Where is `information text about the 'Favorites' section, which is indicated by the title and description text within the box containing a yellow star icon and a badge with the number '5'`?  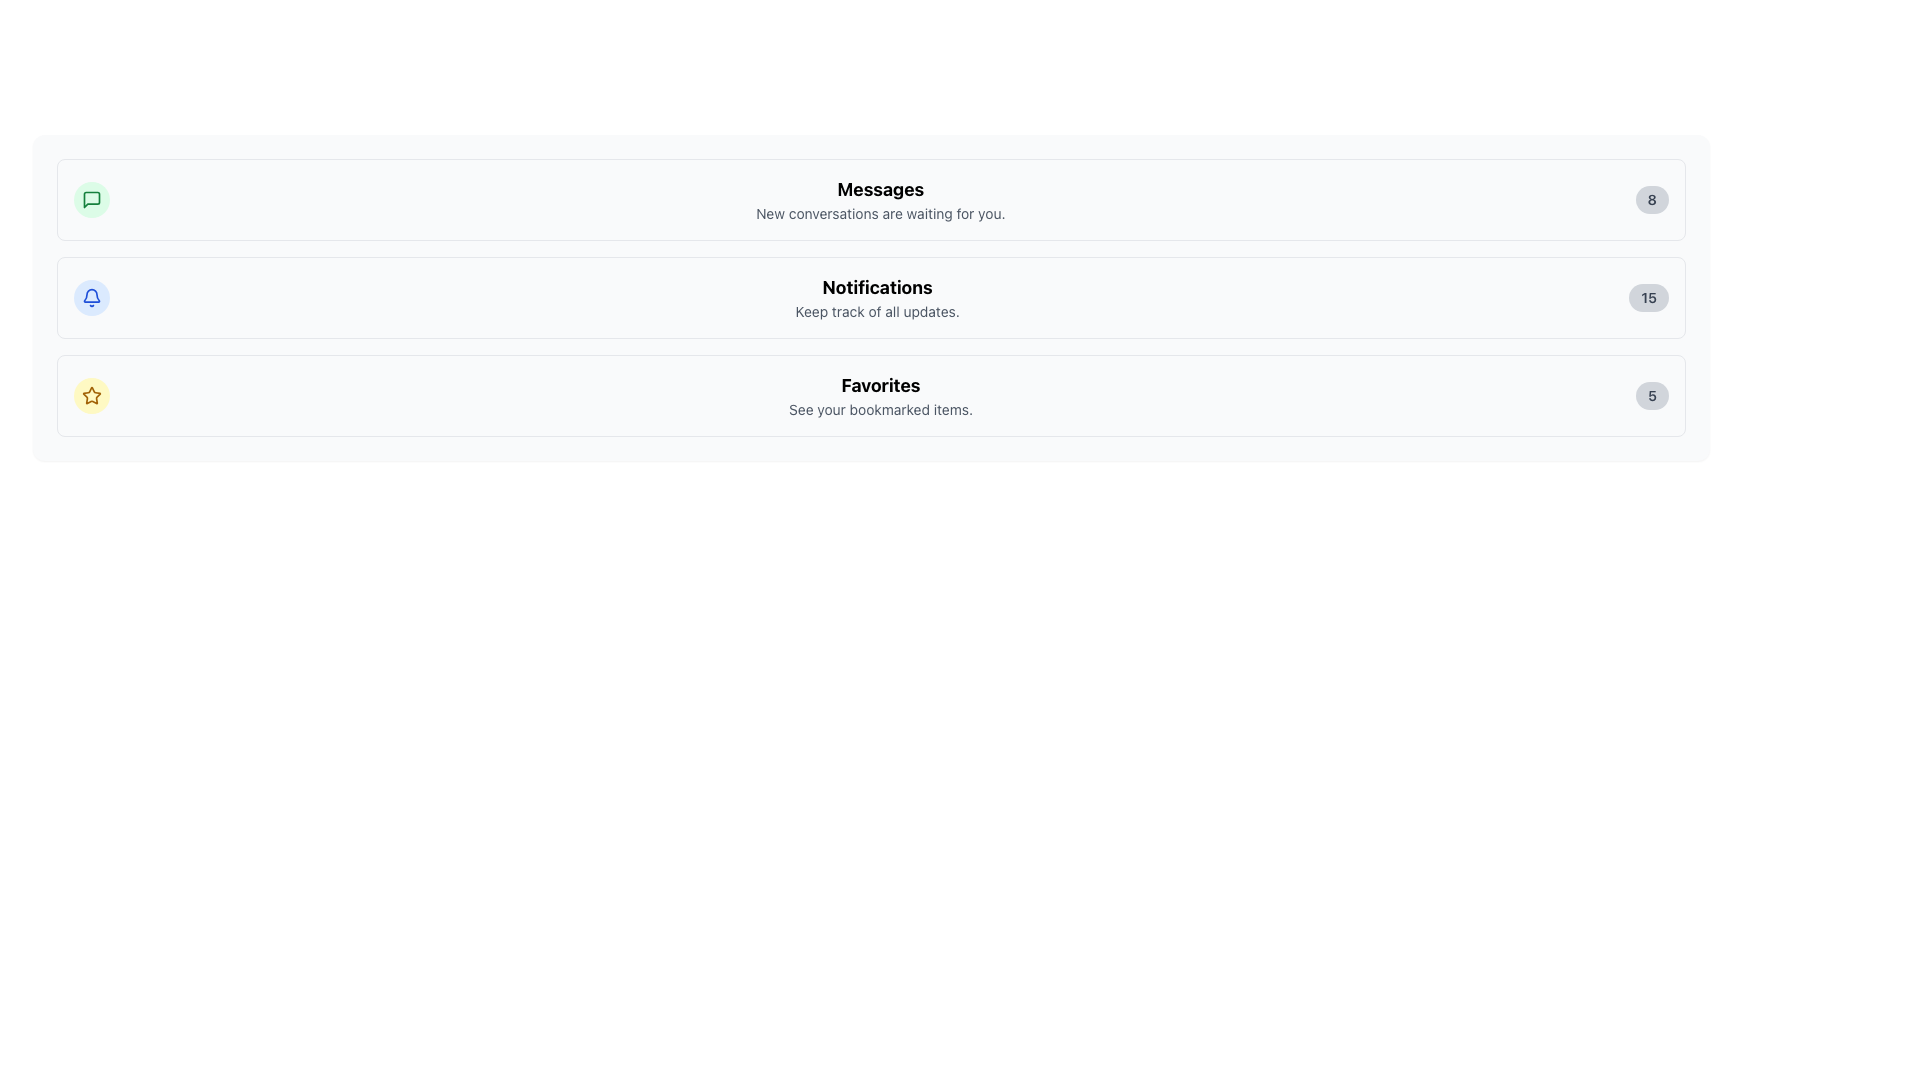
information text about the 'Favorites' section, which is indicated by the title and description text within the box containing a yellow star icon and a badge with the number '5' is located at coordinates (880, 396).